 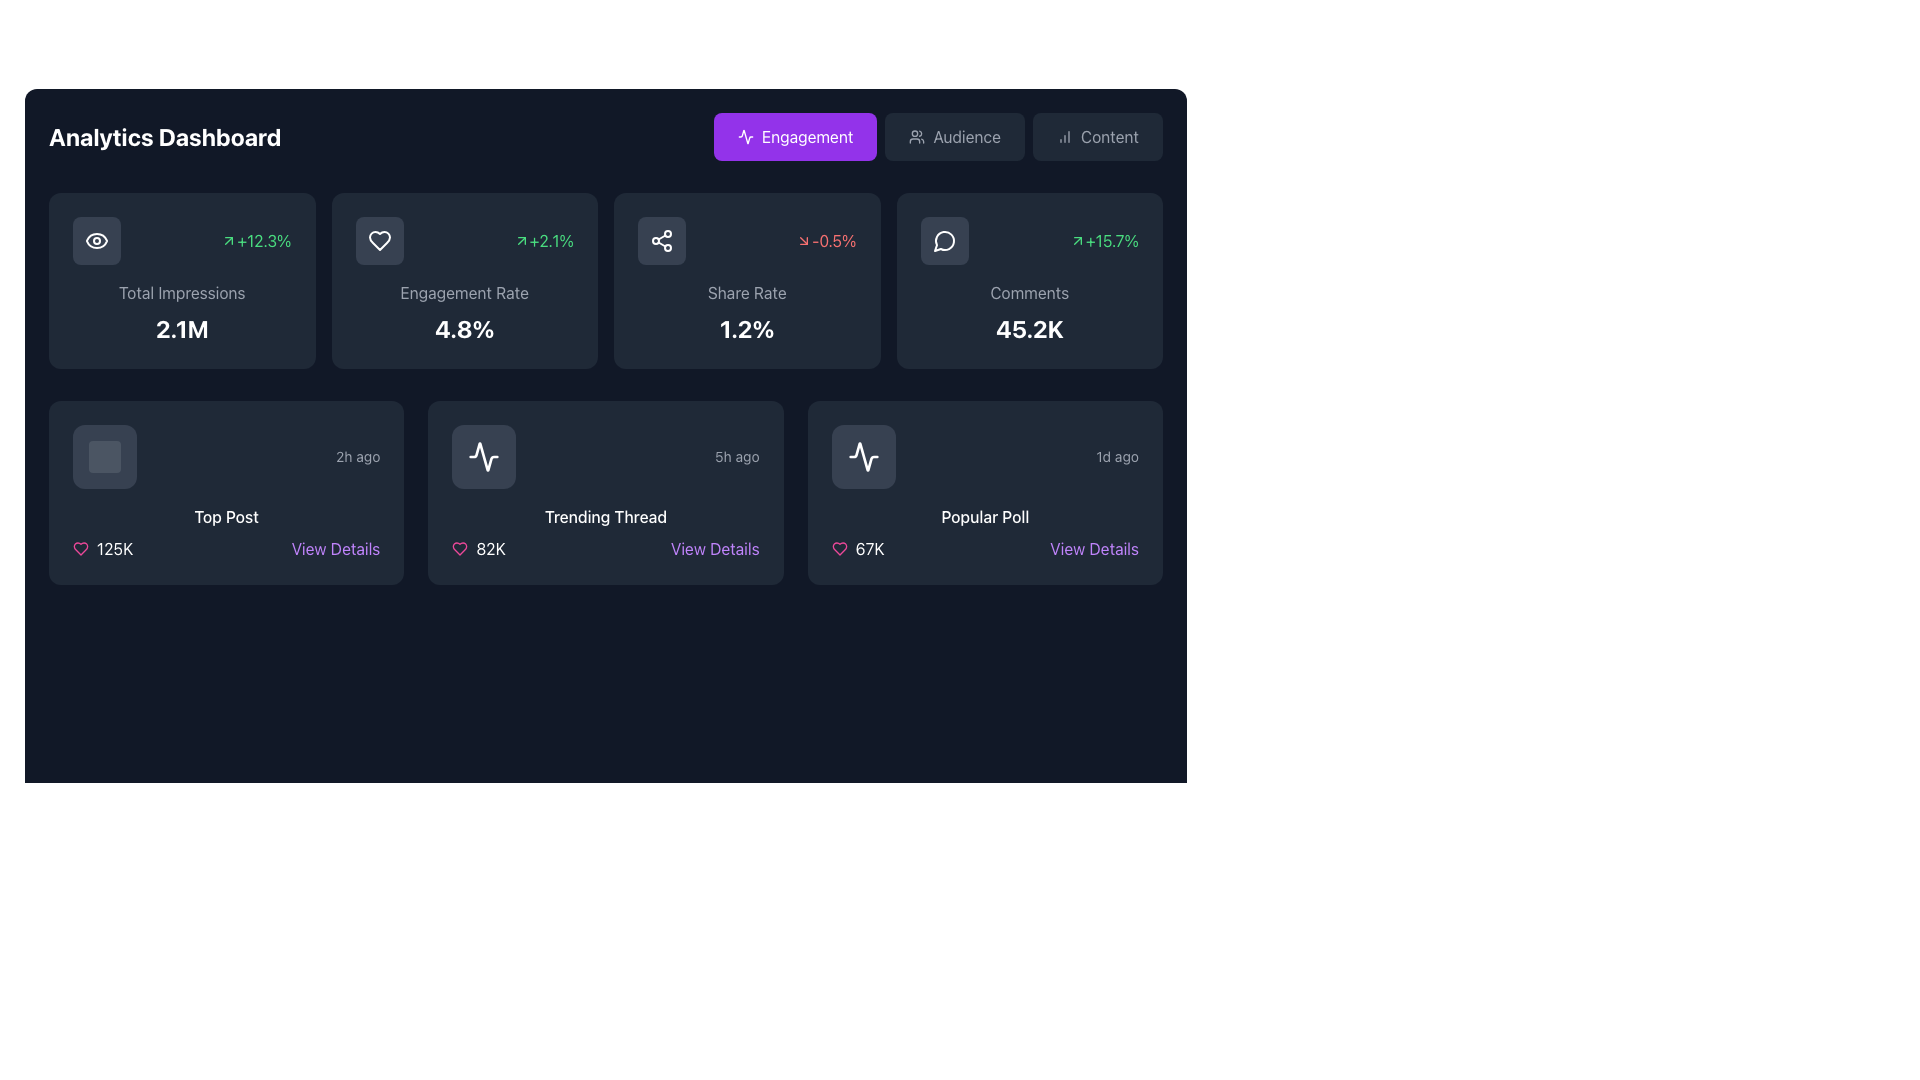 What do you see at coordinates (943, 239) in the screenshot?
I see `the visual representation of the Comments icon located in the second row and second column of the dashboard grid, positioned above the Comments label and value text` at bounding box center [943, 239].